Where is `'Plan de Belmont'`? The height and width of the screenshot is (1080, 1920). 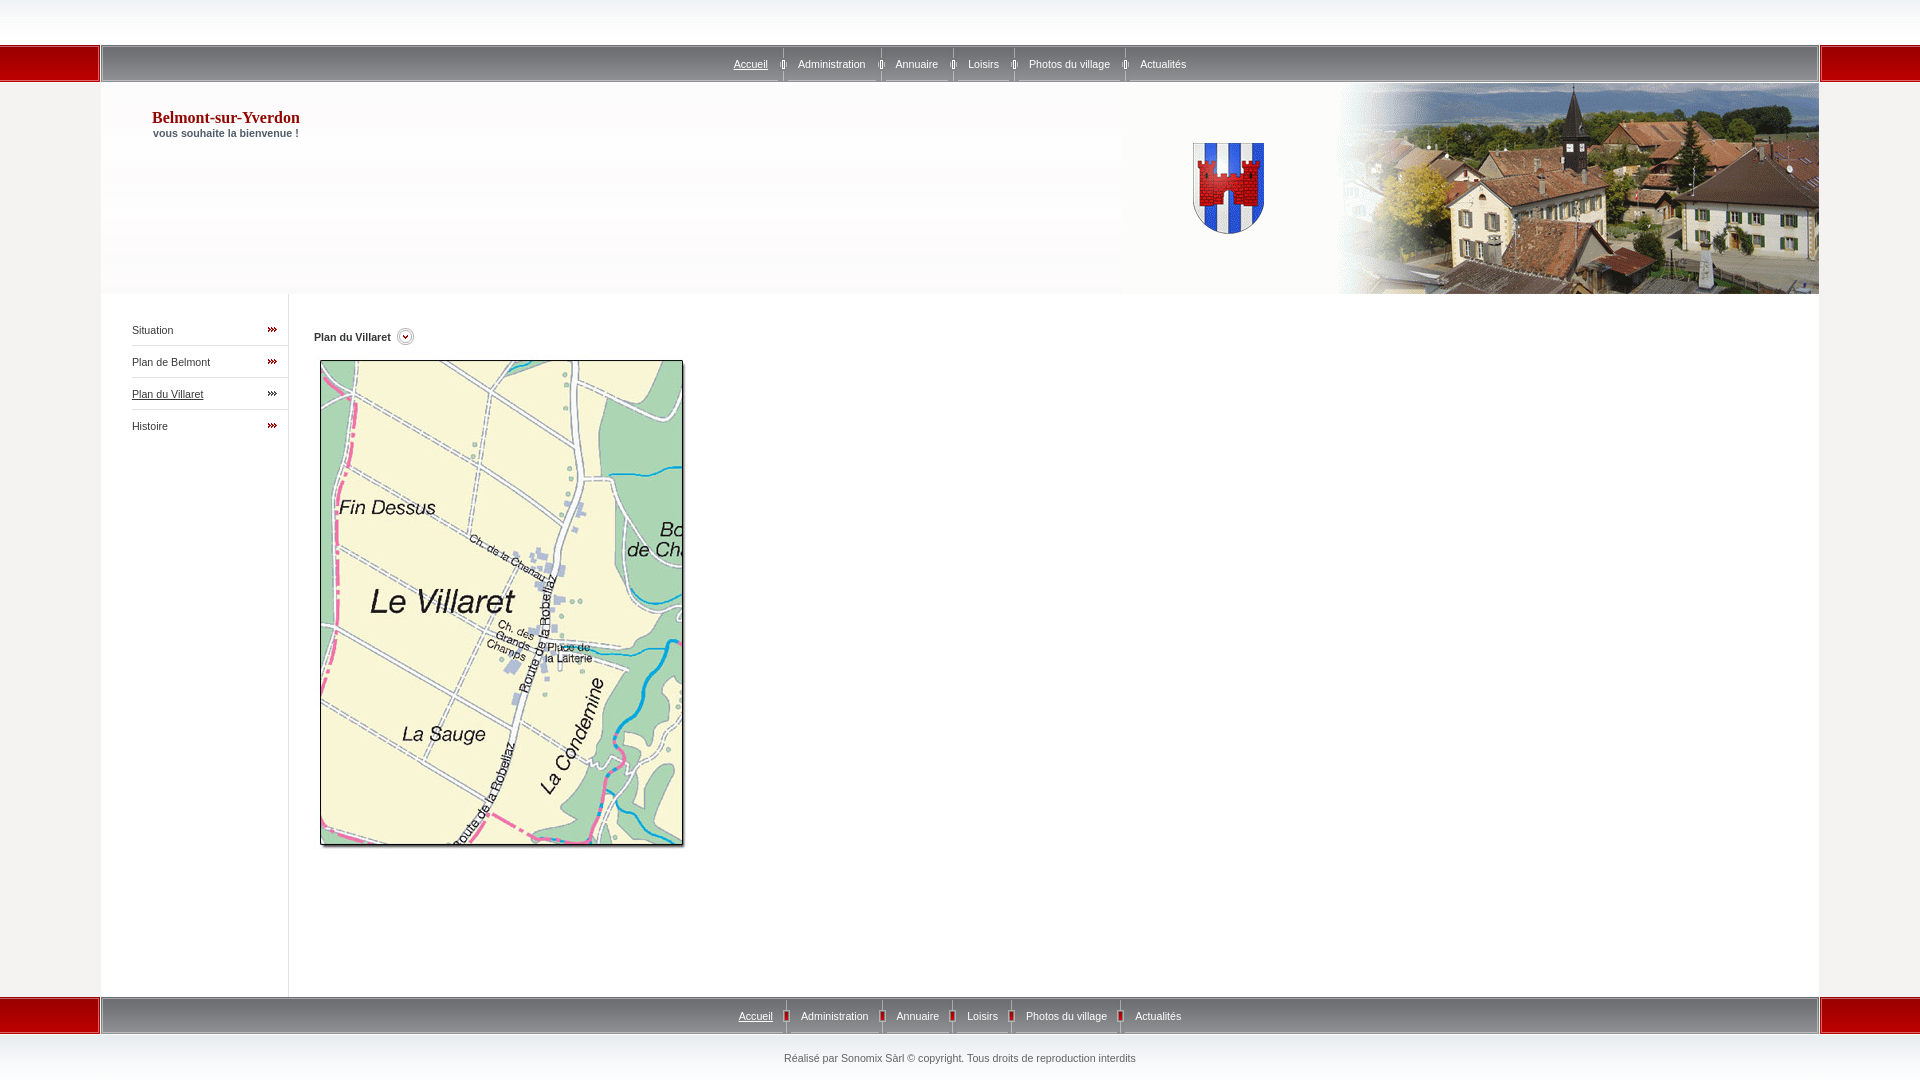
'Plan de Belmont' is located at coordinates (171, 362).